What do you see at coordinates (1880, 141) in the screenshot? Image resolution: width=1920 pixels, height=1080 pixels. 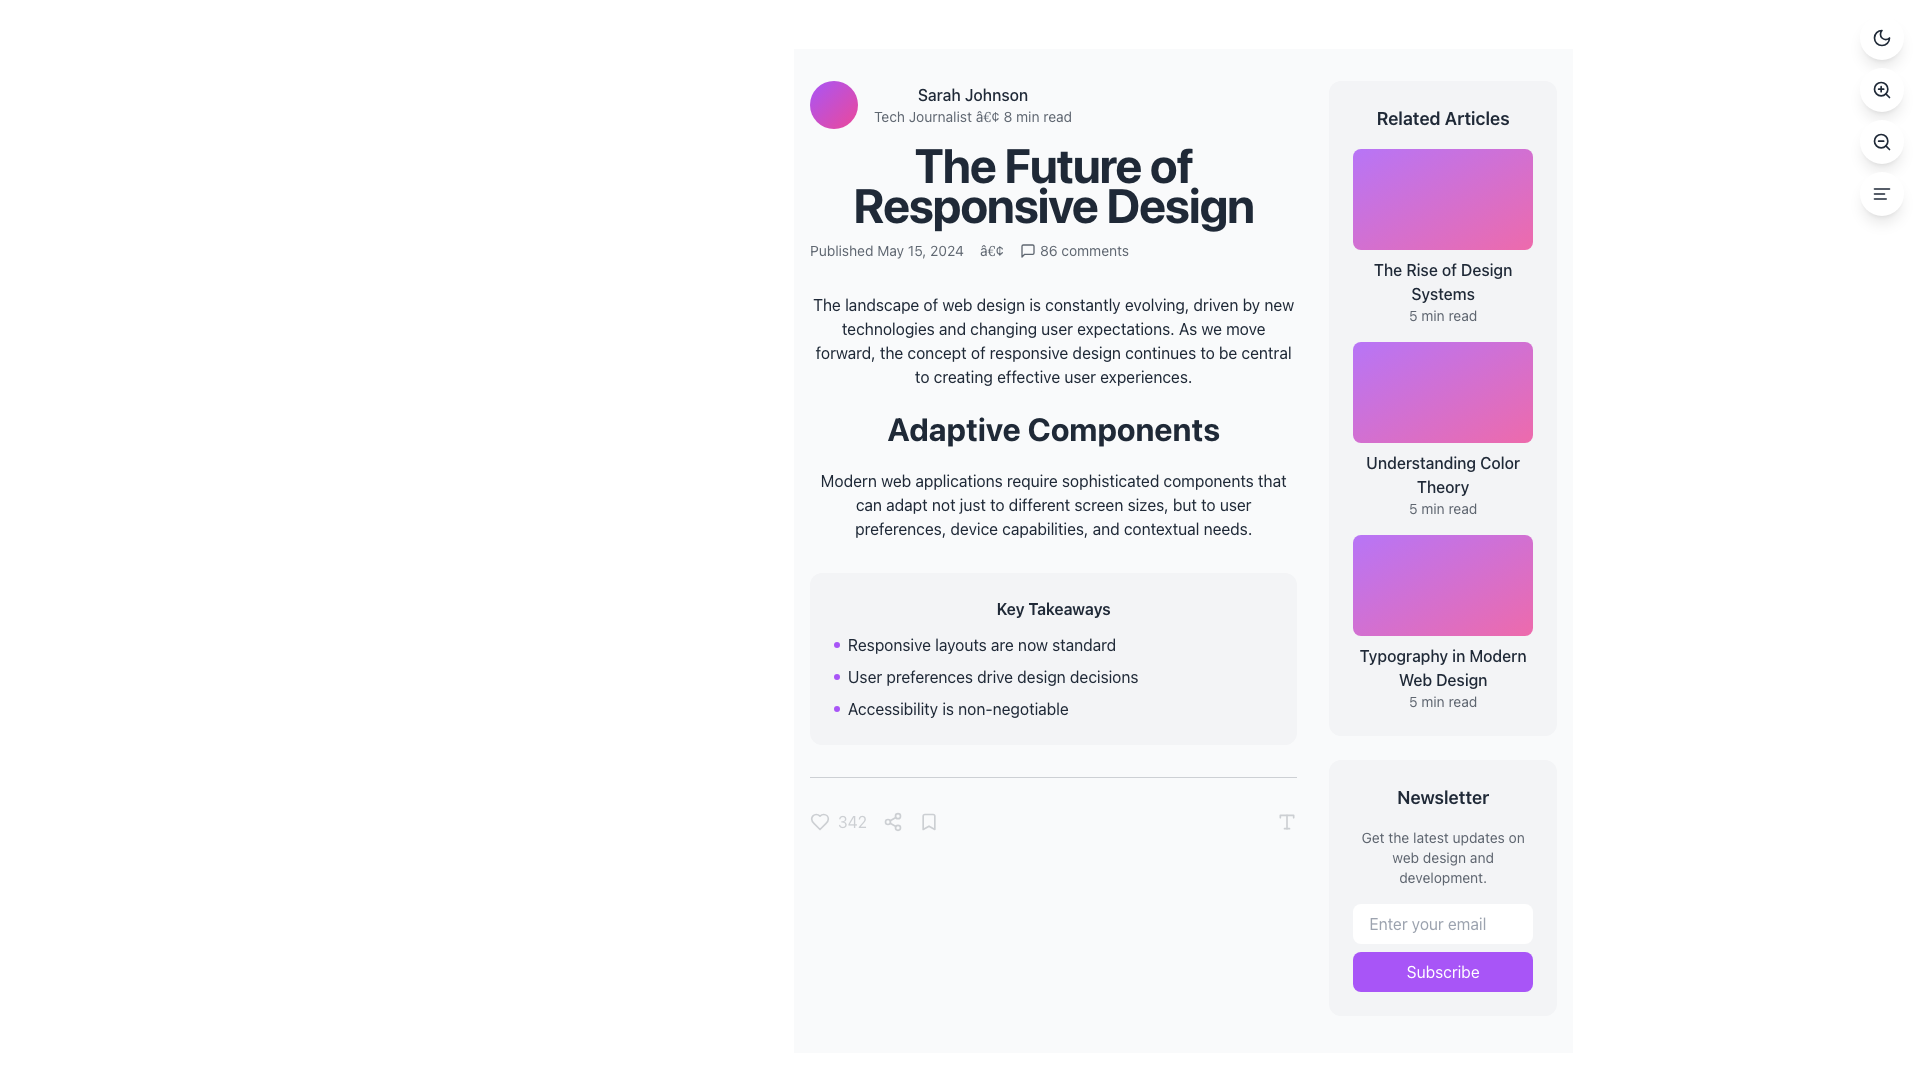 I see `the zoom out button located at the top-right corner of the interface, which is the third circular button in a vertical arrangement` at bounding box center [1880, 141].